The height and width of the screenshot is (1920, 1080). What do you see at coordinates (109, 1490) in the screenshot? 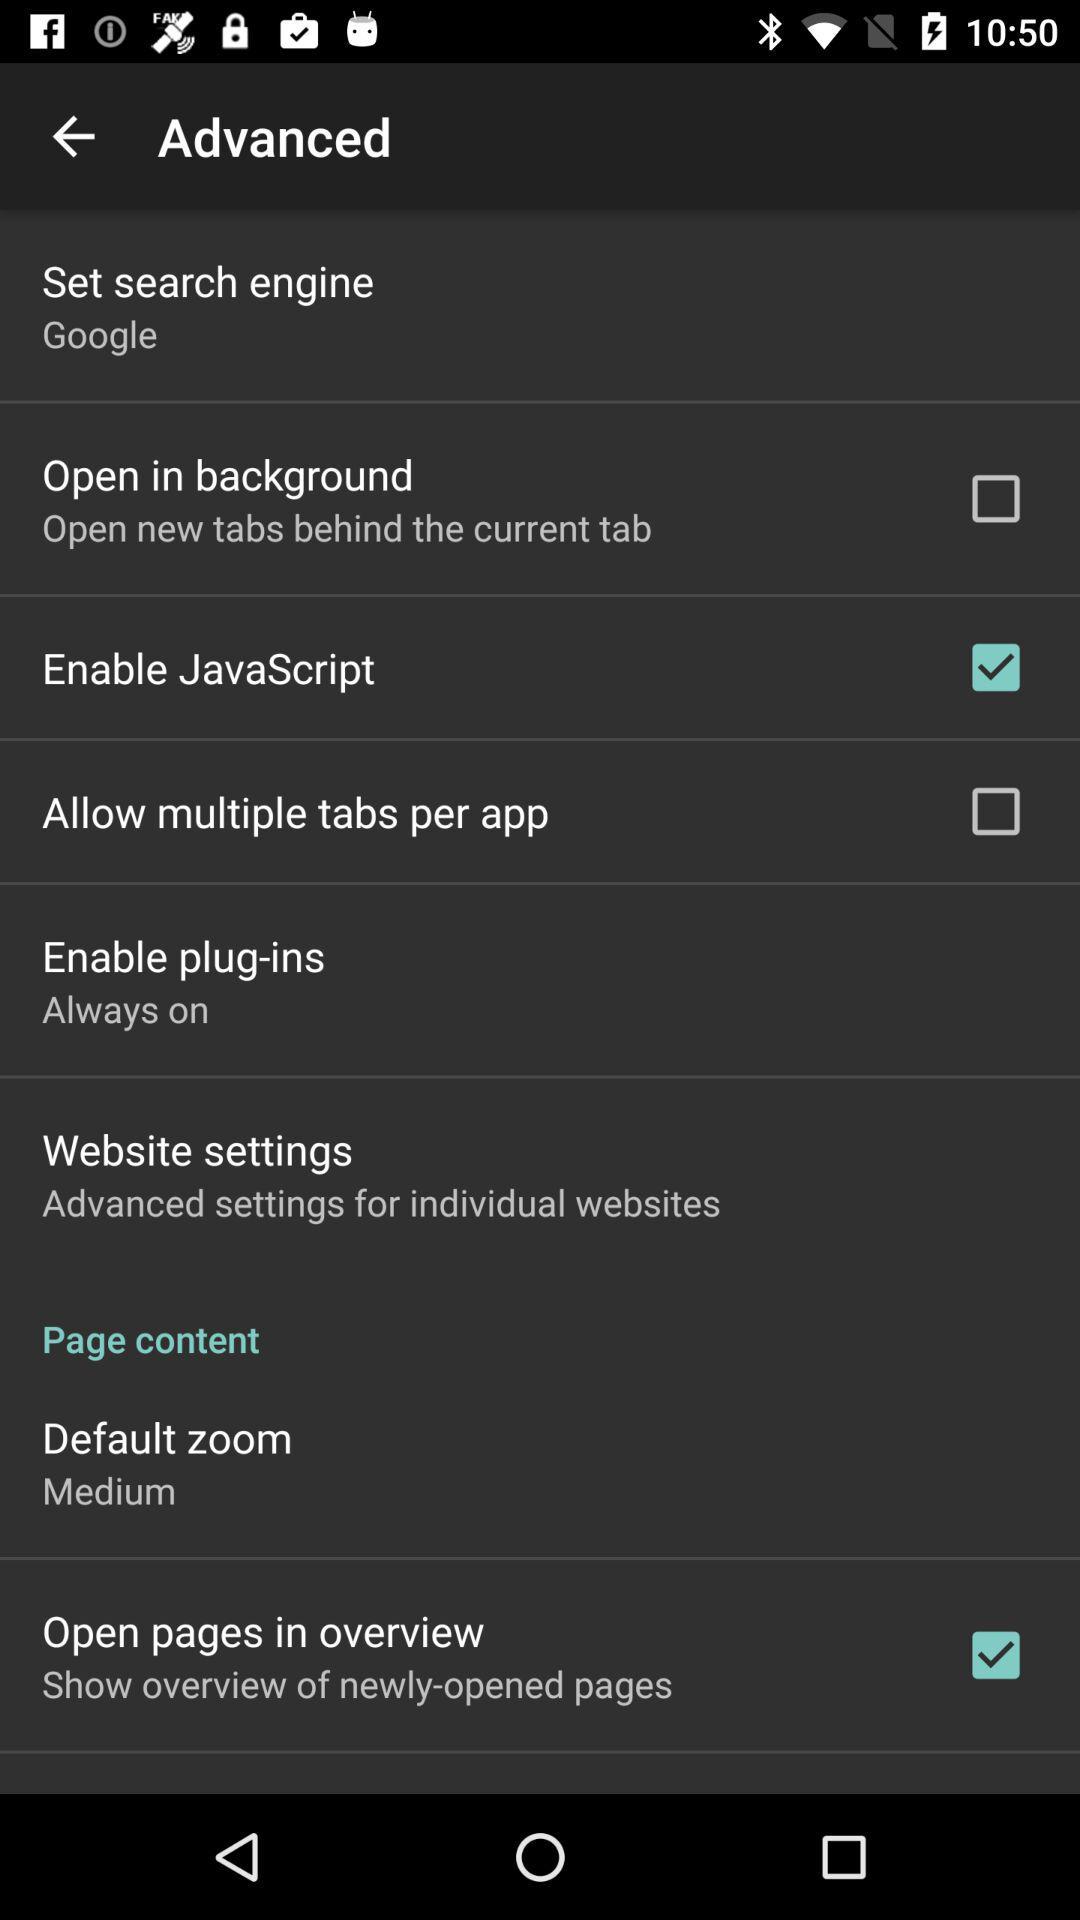
I see `the icon below default zoom` at bounding box center [109, 1490].